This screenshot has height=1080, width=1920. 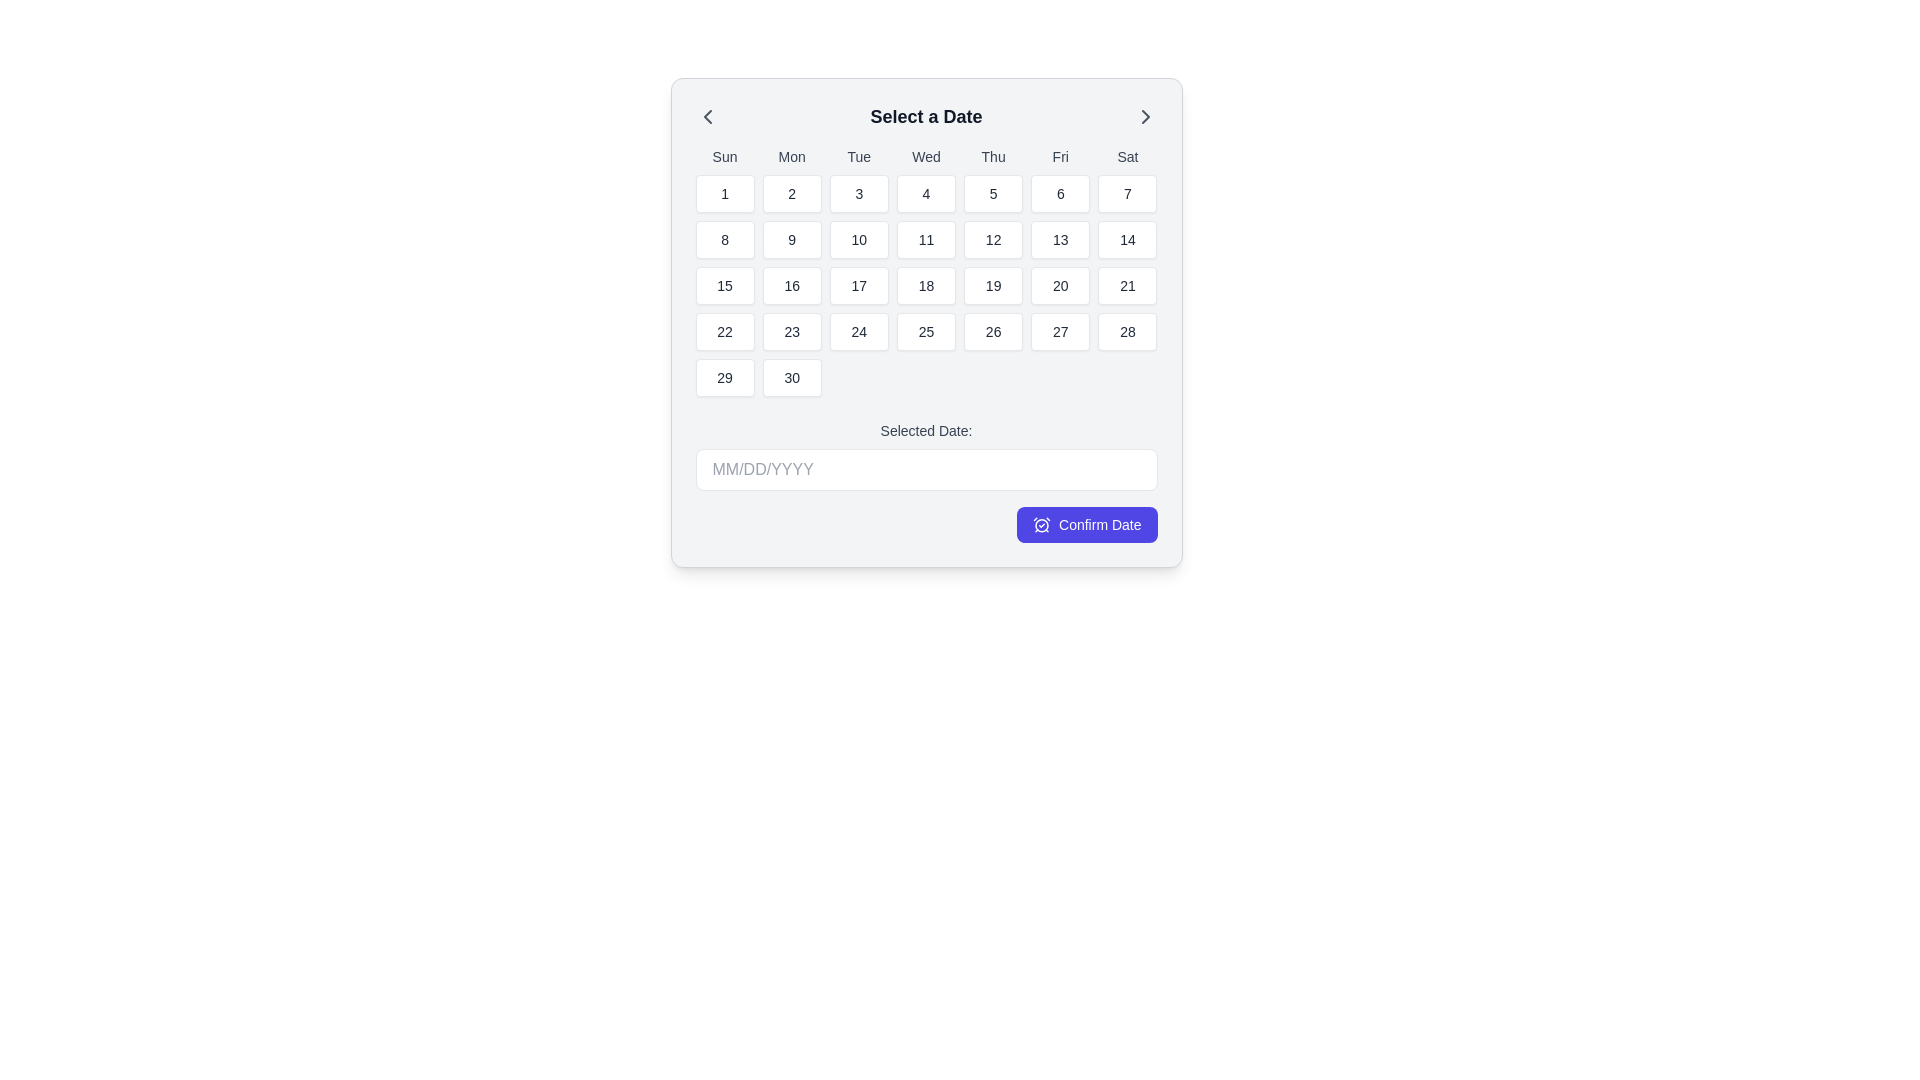 What do you see at coordinates (925, 116) in the screenshot?
I see `the Text Label that serves as the title for the date selection interface, located in the upper central region of the calendar interface, between the left and right navigational arrow icons` at bounding box center [925, 116].